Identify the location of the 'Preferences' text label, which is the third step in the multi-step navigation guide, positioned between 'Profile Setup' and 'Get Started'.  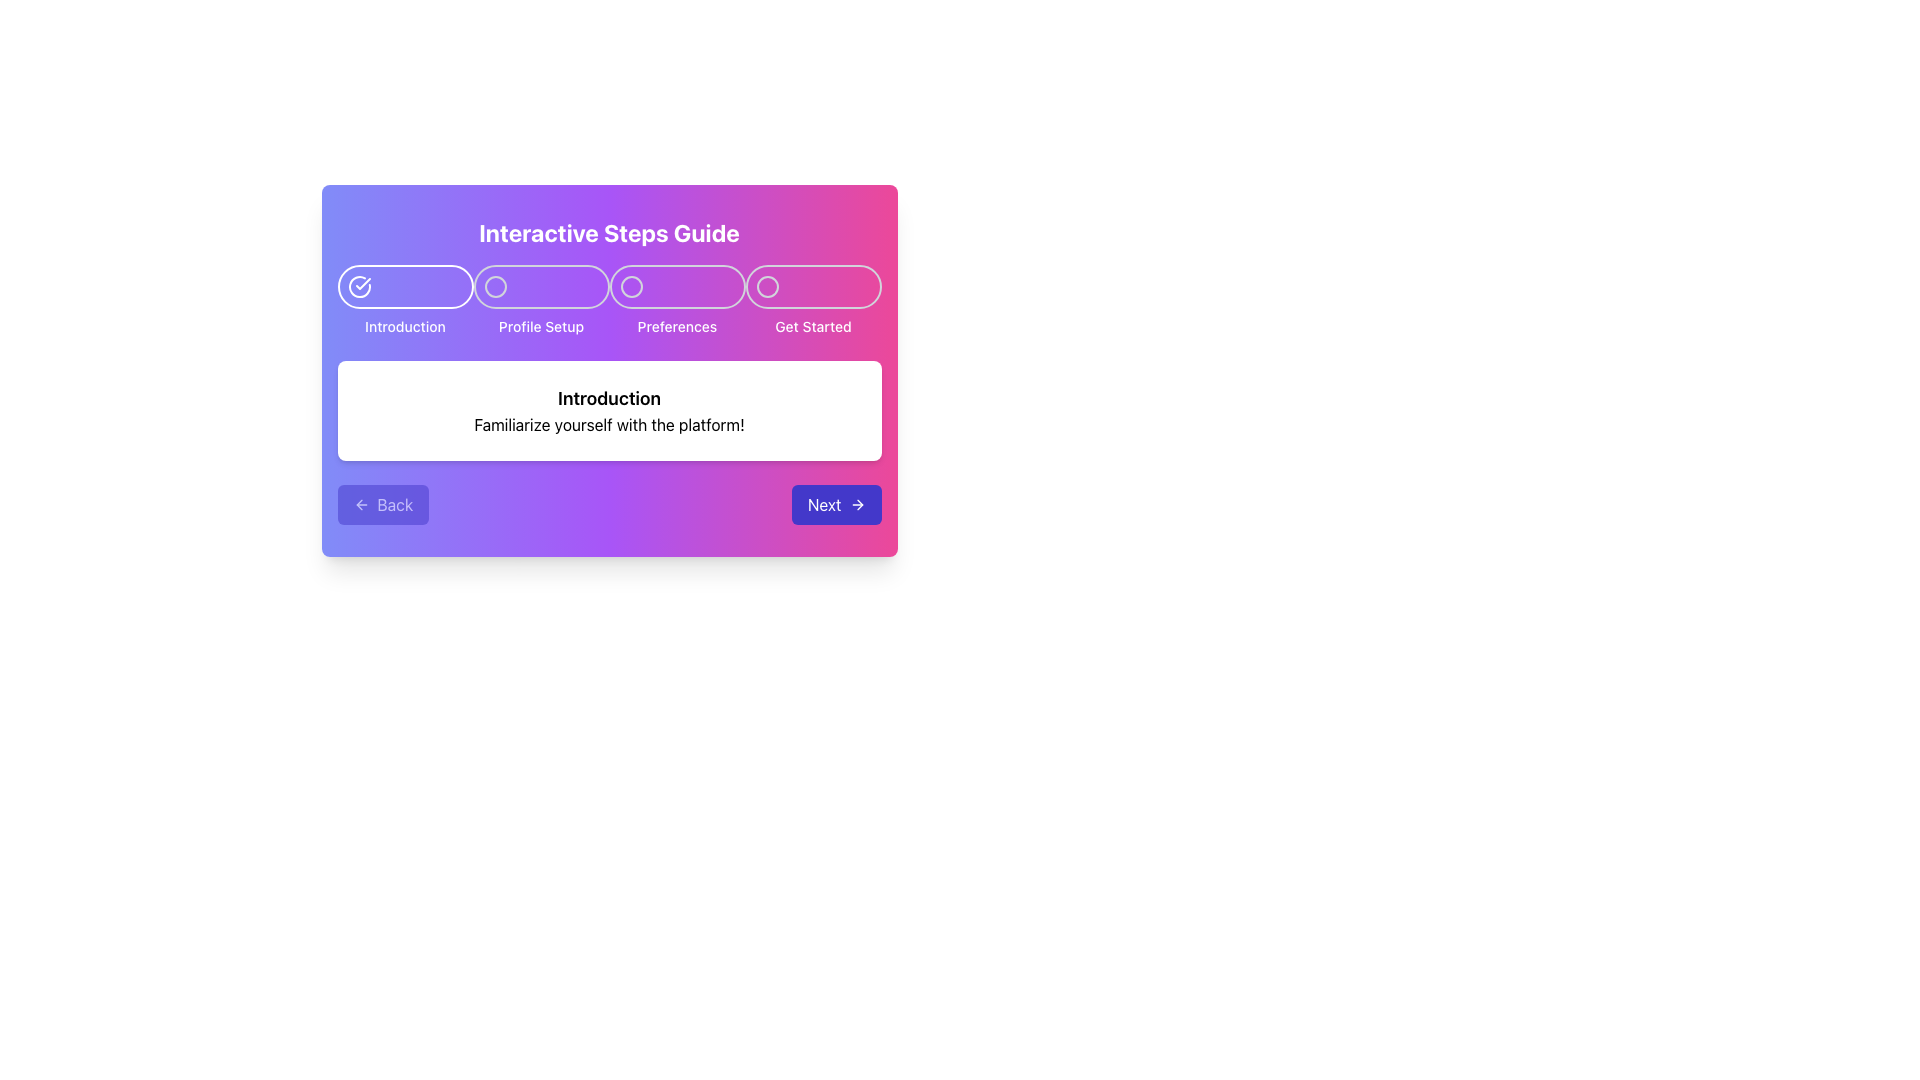
(677, 326).